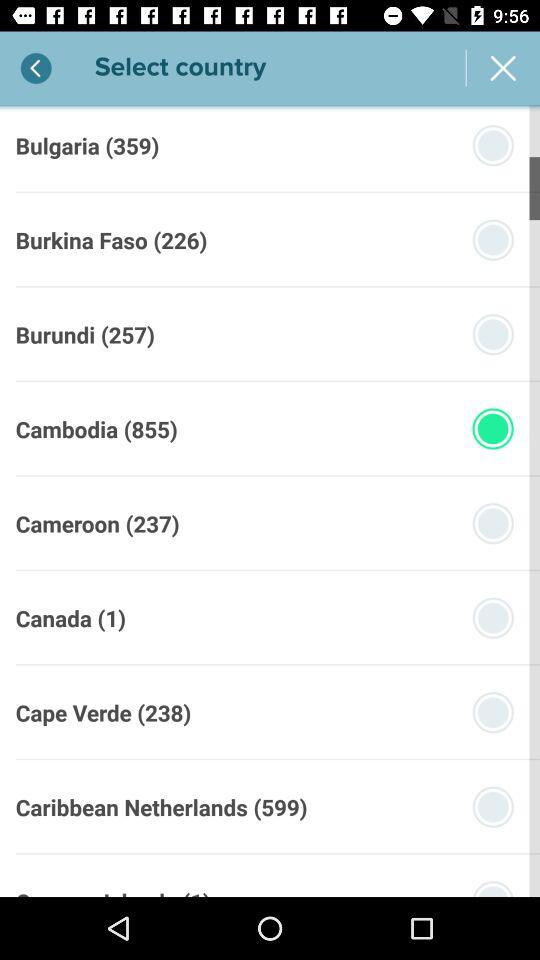 The width and height of the screenshot is (540, 960). What do you see at coordinates (69, 617) in the screenshot?
I see `the canada (1) icon` at bounding box center [69, 617].